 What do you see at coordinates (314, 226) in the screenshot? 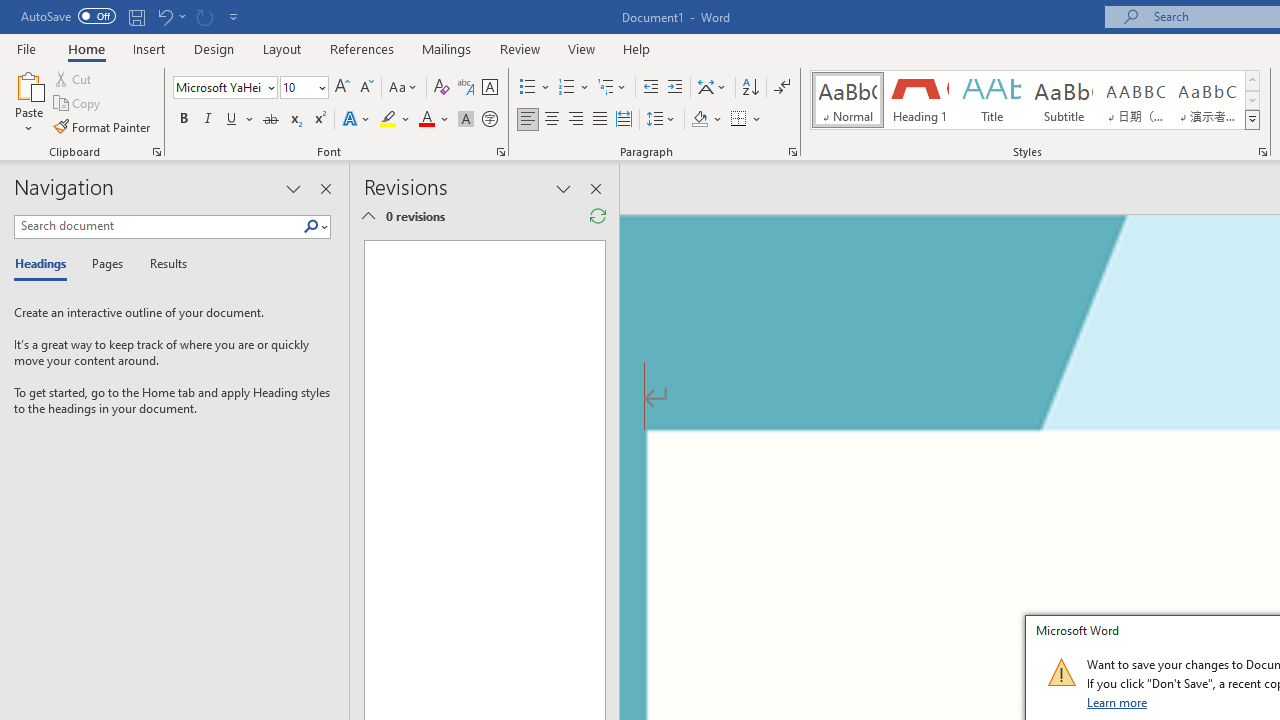
I see `'Search'` at bounding box center [314, 226].